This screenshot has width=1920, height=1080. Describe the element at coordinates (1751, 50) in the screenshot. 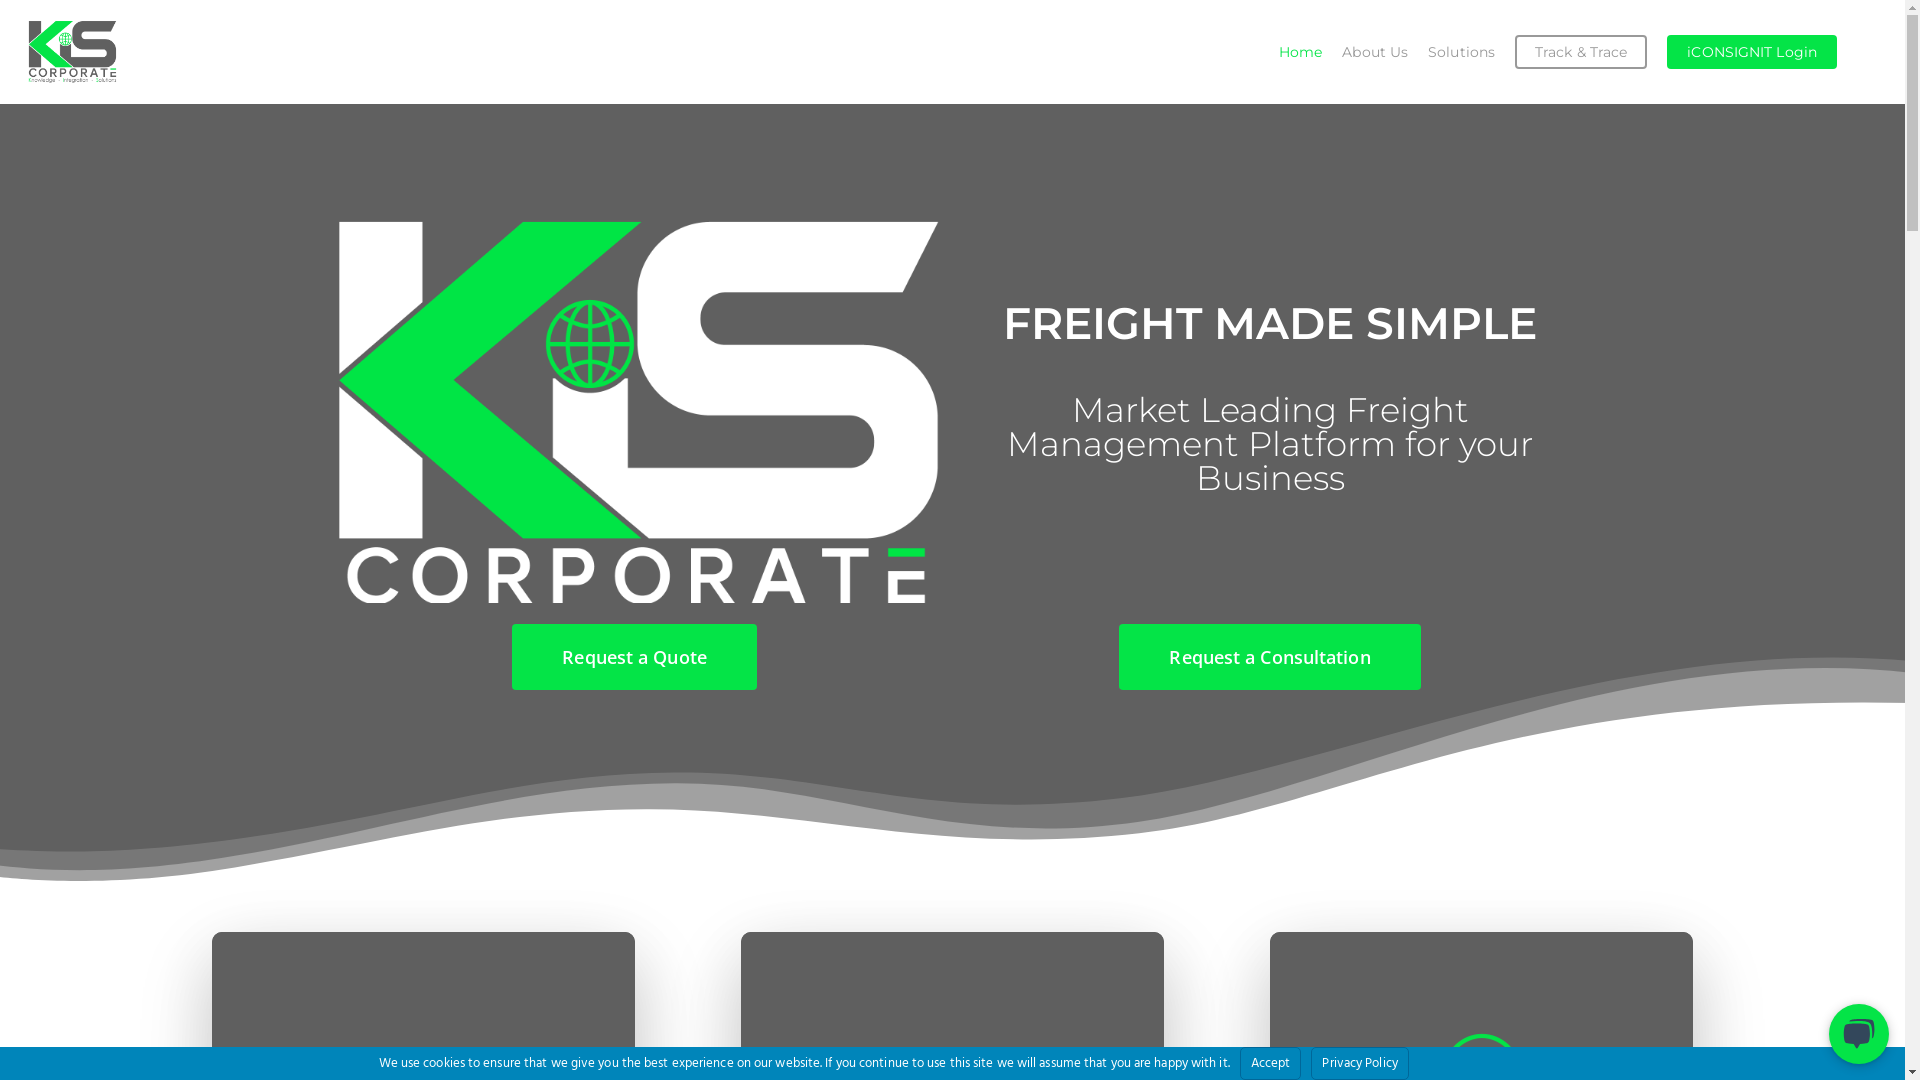

I see `'iCONSIGNIT Login'` at that location.